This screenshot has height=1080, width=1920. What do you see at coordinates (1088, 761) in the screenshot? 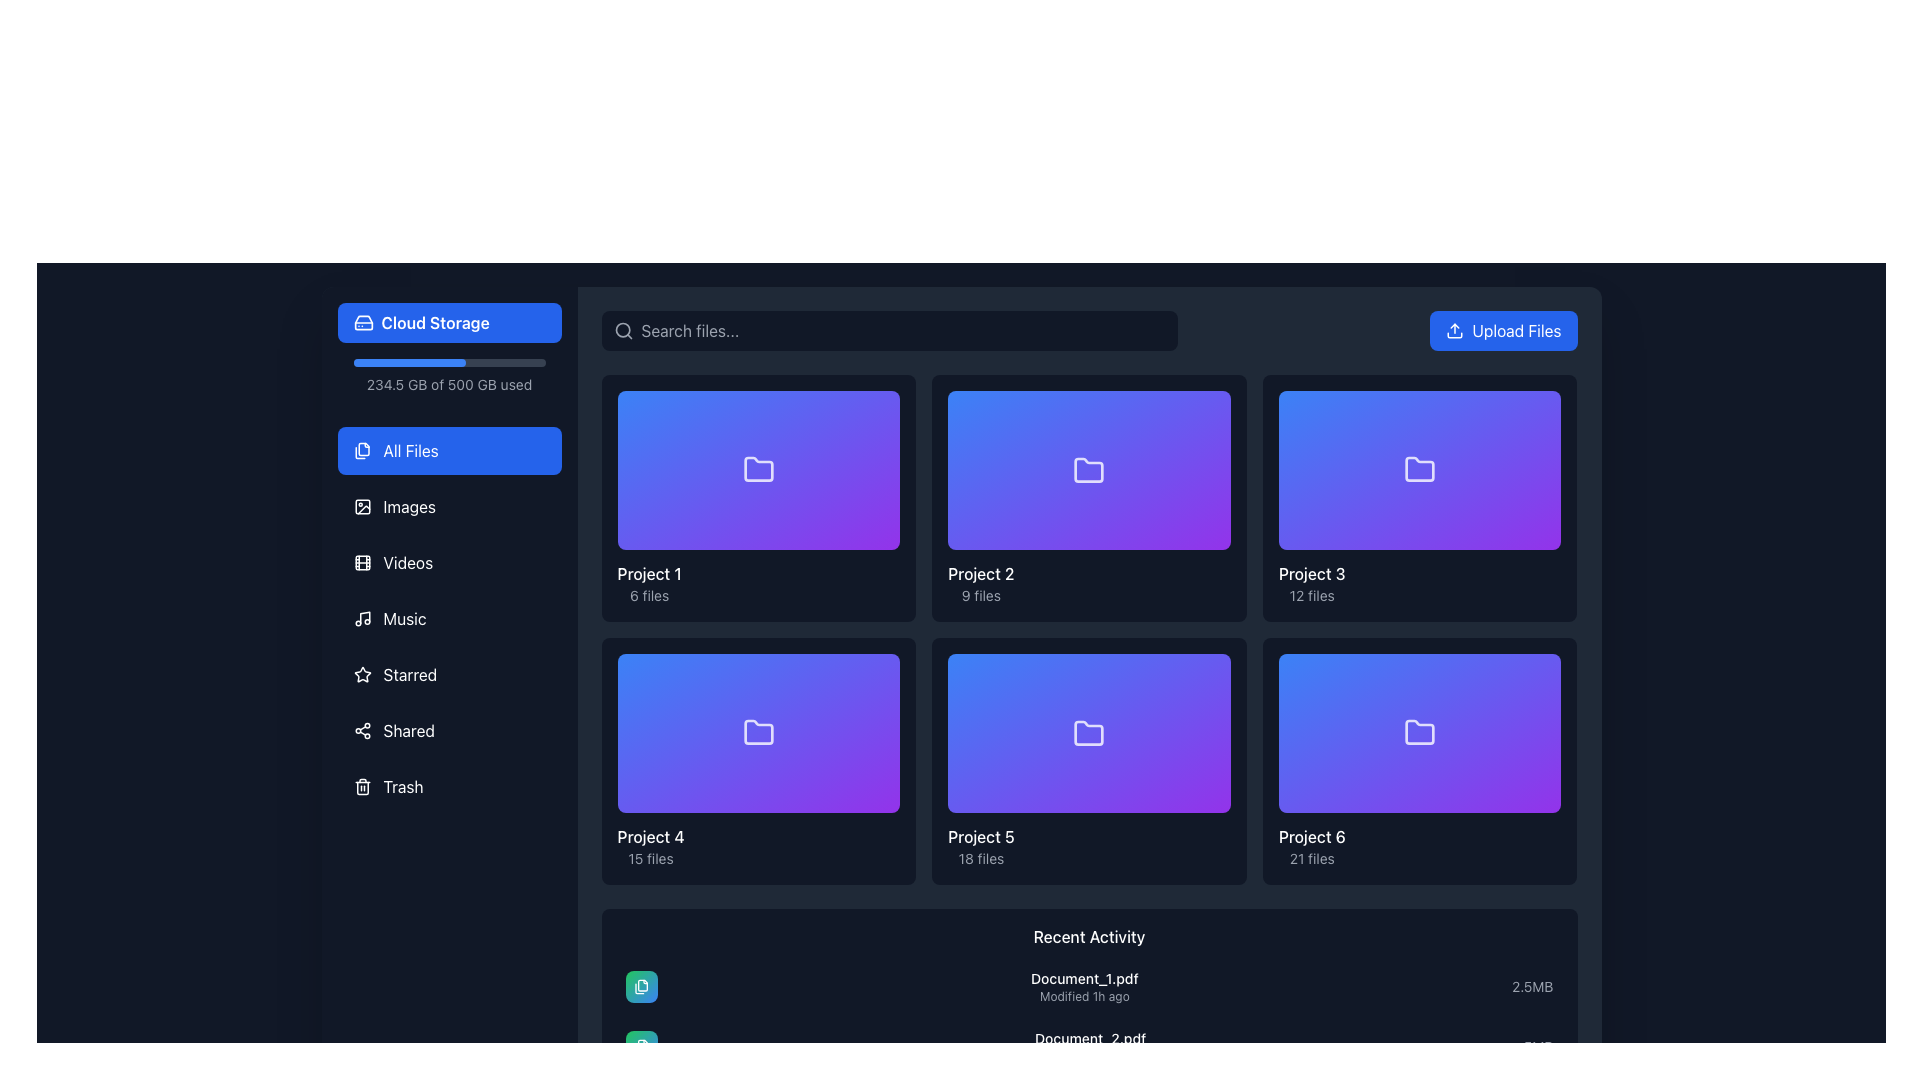
I see `the clickable card element for 'Project 5' located in the second row and second column of the grid layout to trigger hover effects` at bounding box center [1088, 761].